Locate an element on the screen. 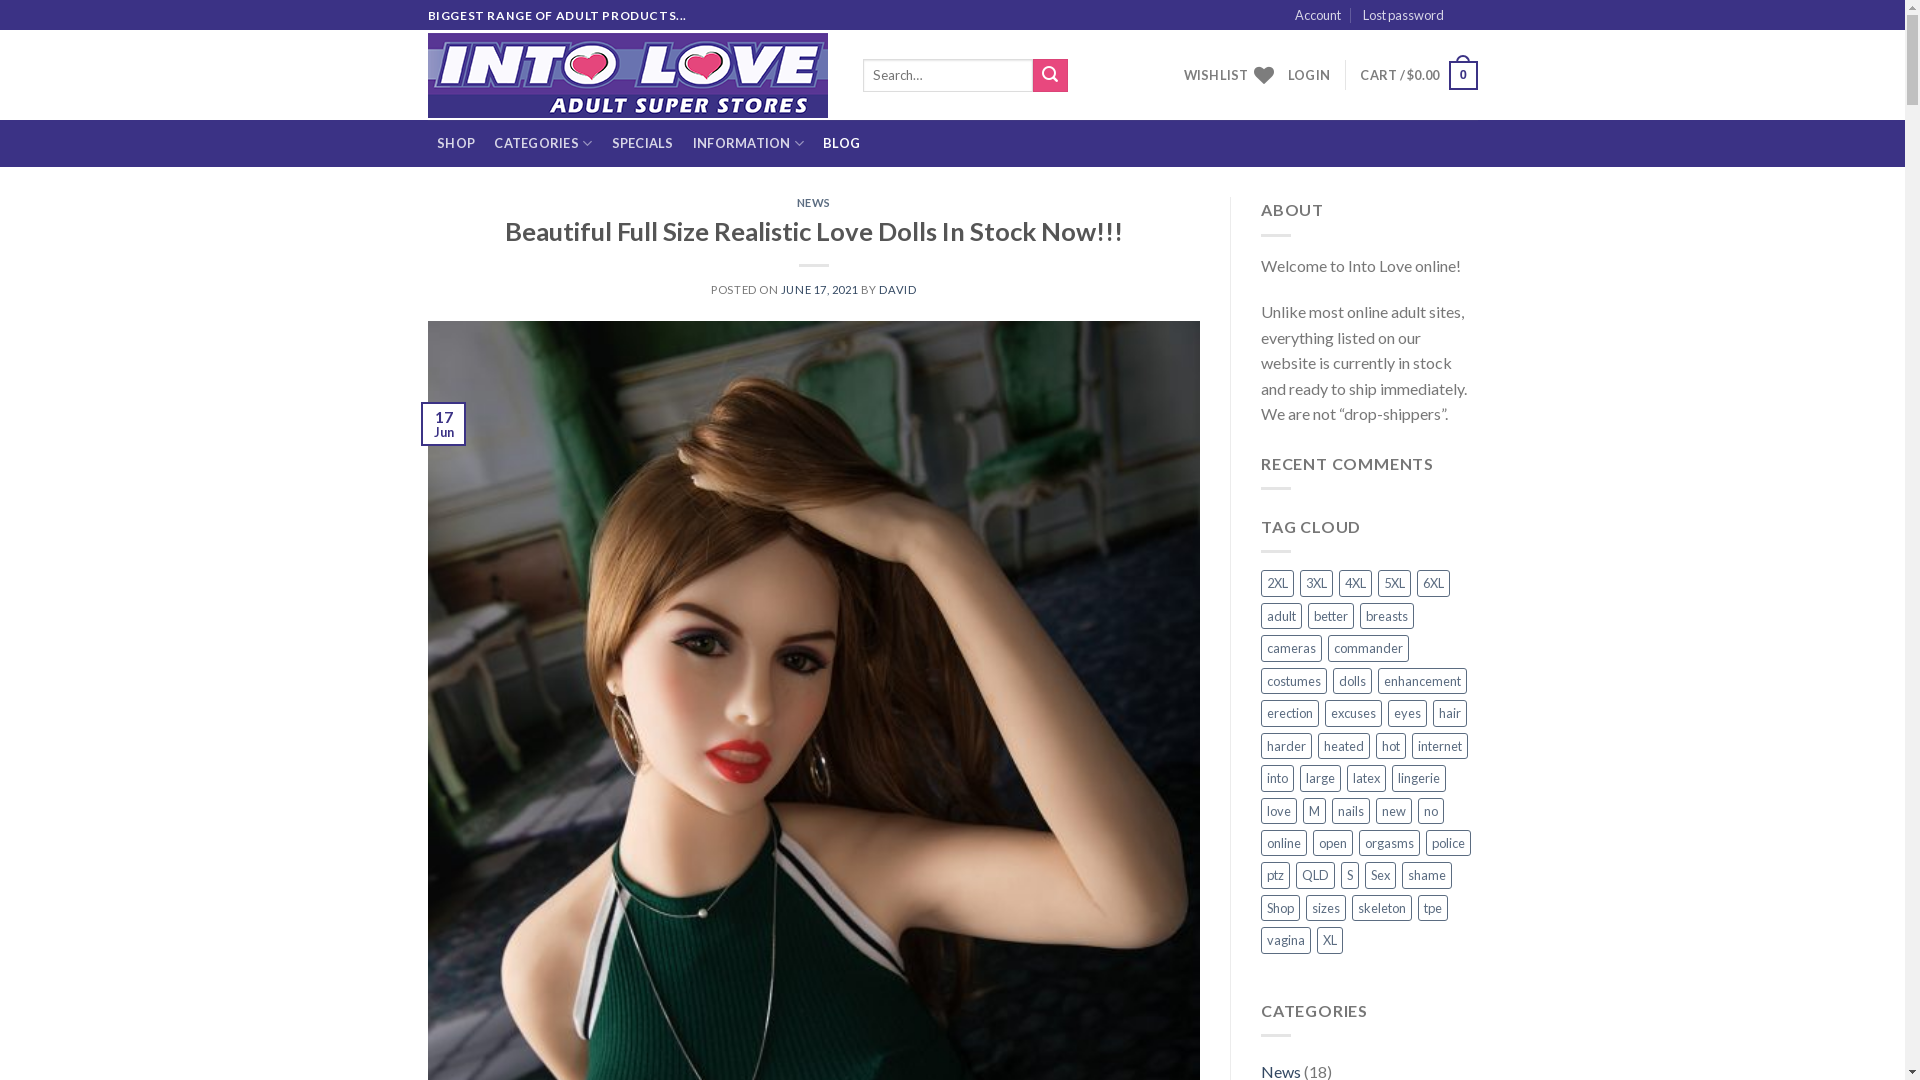  'NEWS' is located at coordinates (814, 202).